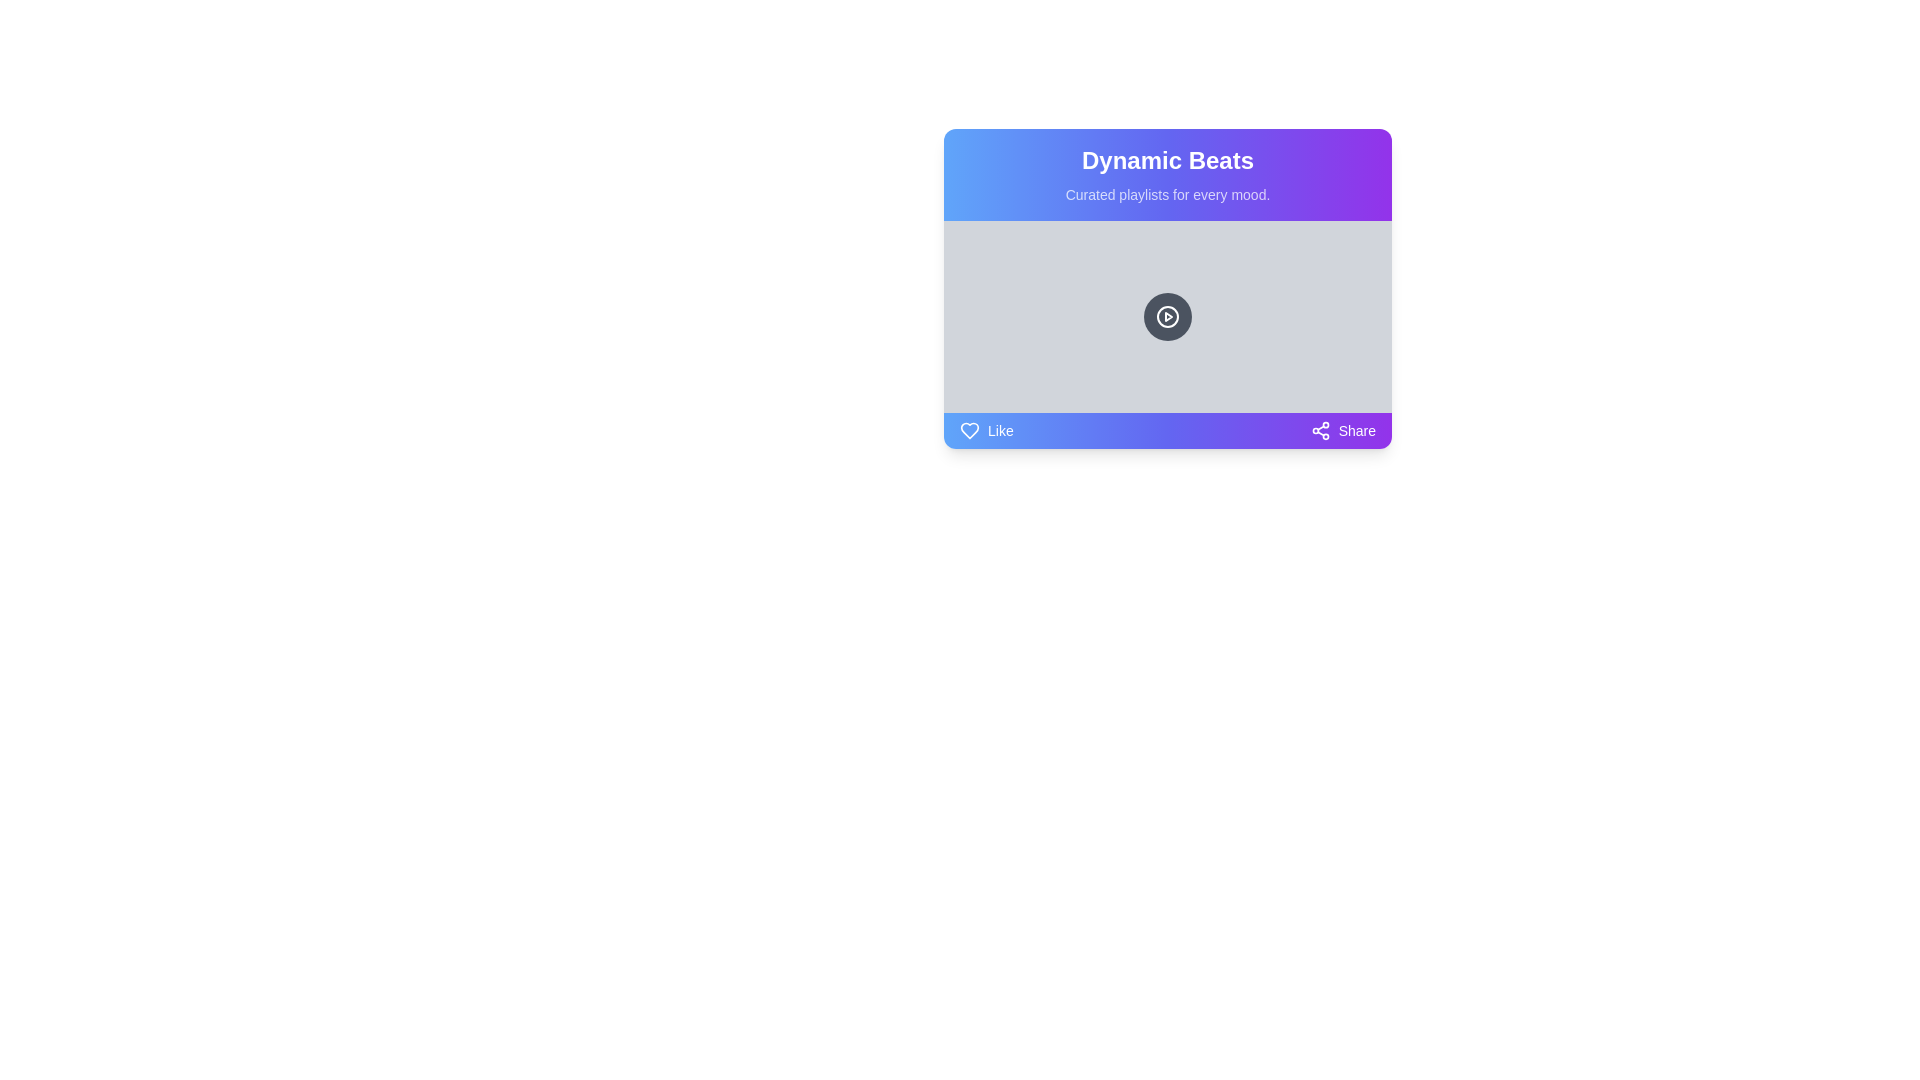  What do you see at coordinates (1357, 430) in the screenshot?
I see `the text label located at the bottom-right corner of the card component, which serves as a descriptor for sharing content` at bounding box center [1357, 430].